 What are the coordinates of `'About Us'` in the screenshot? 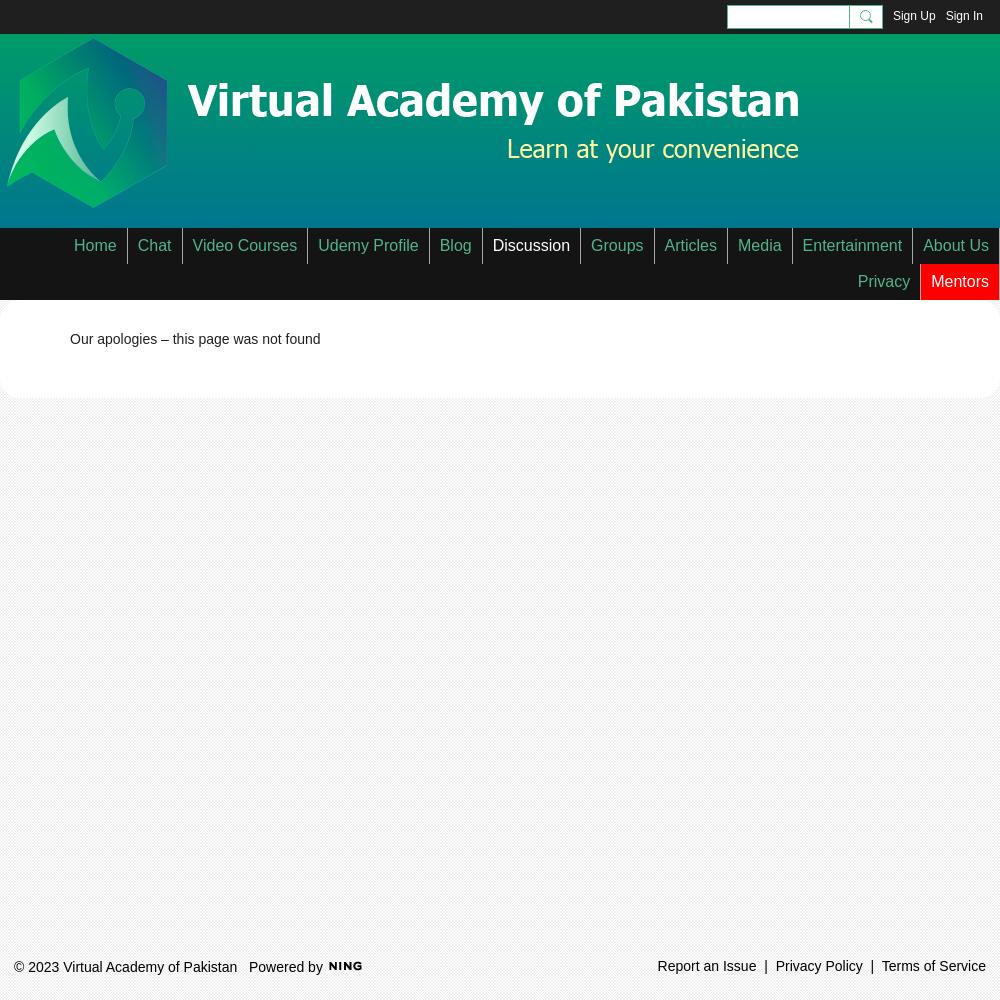 It's located at (955, 244).